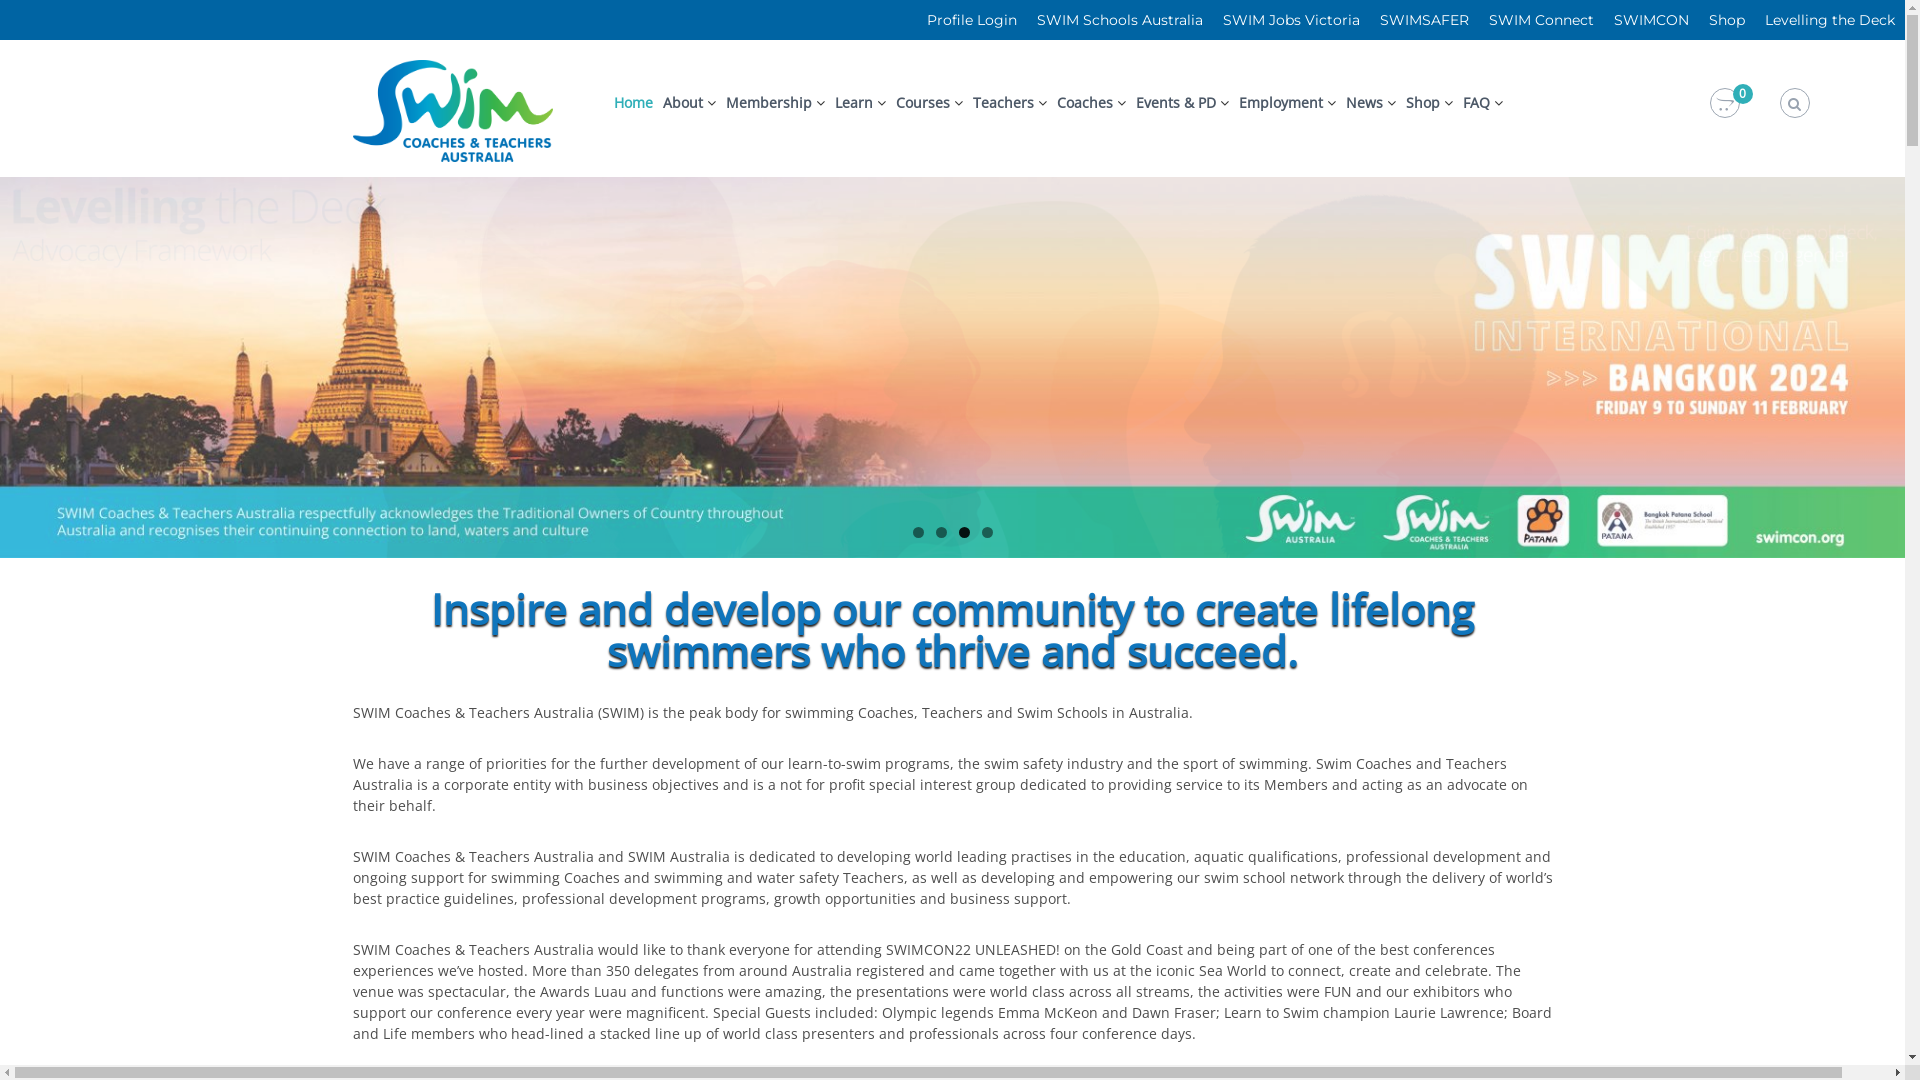 The height and width of the screenshot is (1080, 1920). What do you see at coordinates (1083, 102) in the screenshot?
I see `'Coaches'` at bounding box center [1083, 102].